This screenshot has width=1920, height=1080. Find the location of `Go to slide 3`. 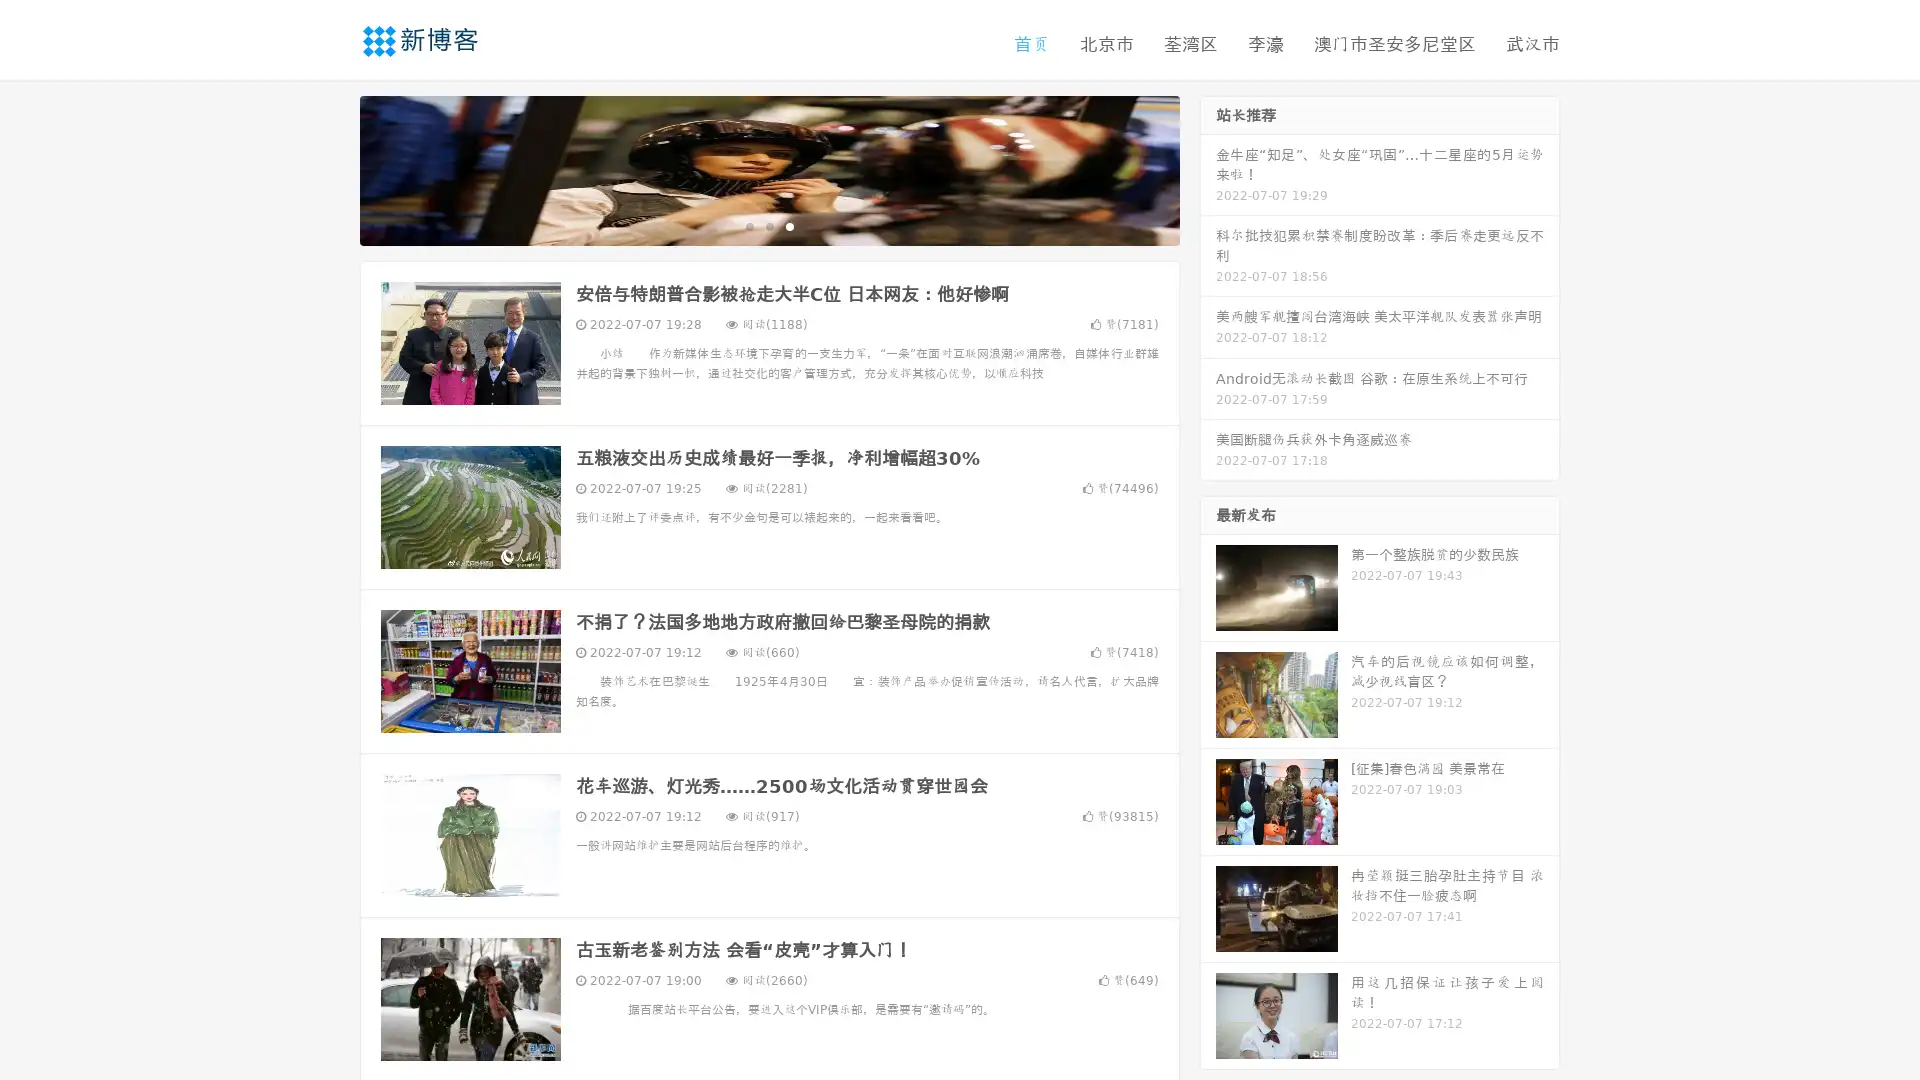

Go to slide 3 is located at coordinates (789, 225).